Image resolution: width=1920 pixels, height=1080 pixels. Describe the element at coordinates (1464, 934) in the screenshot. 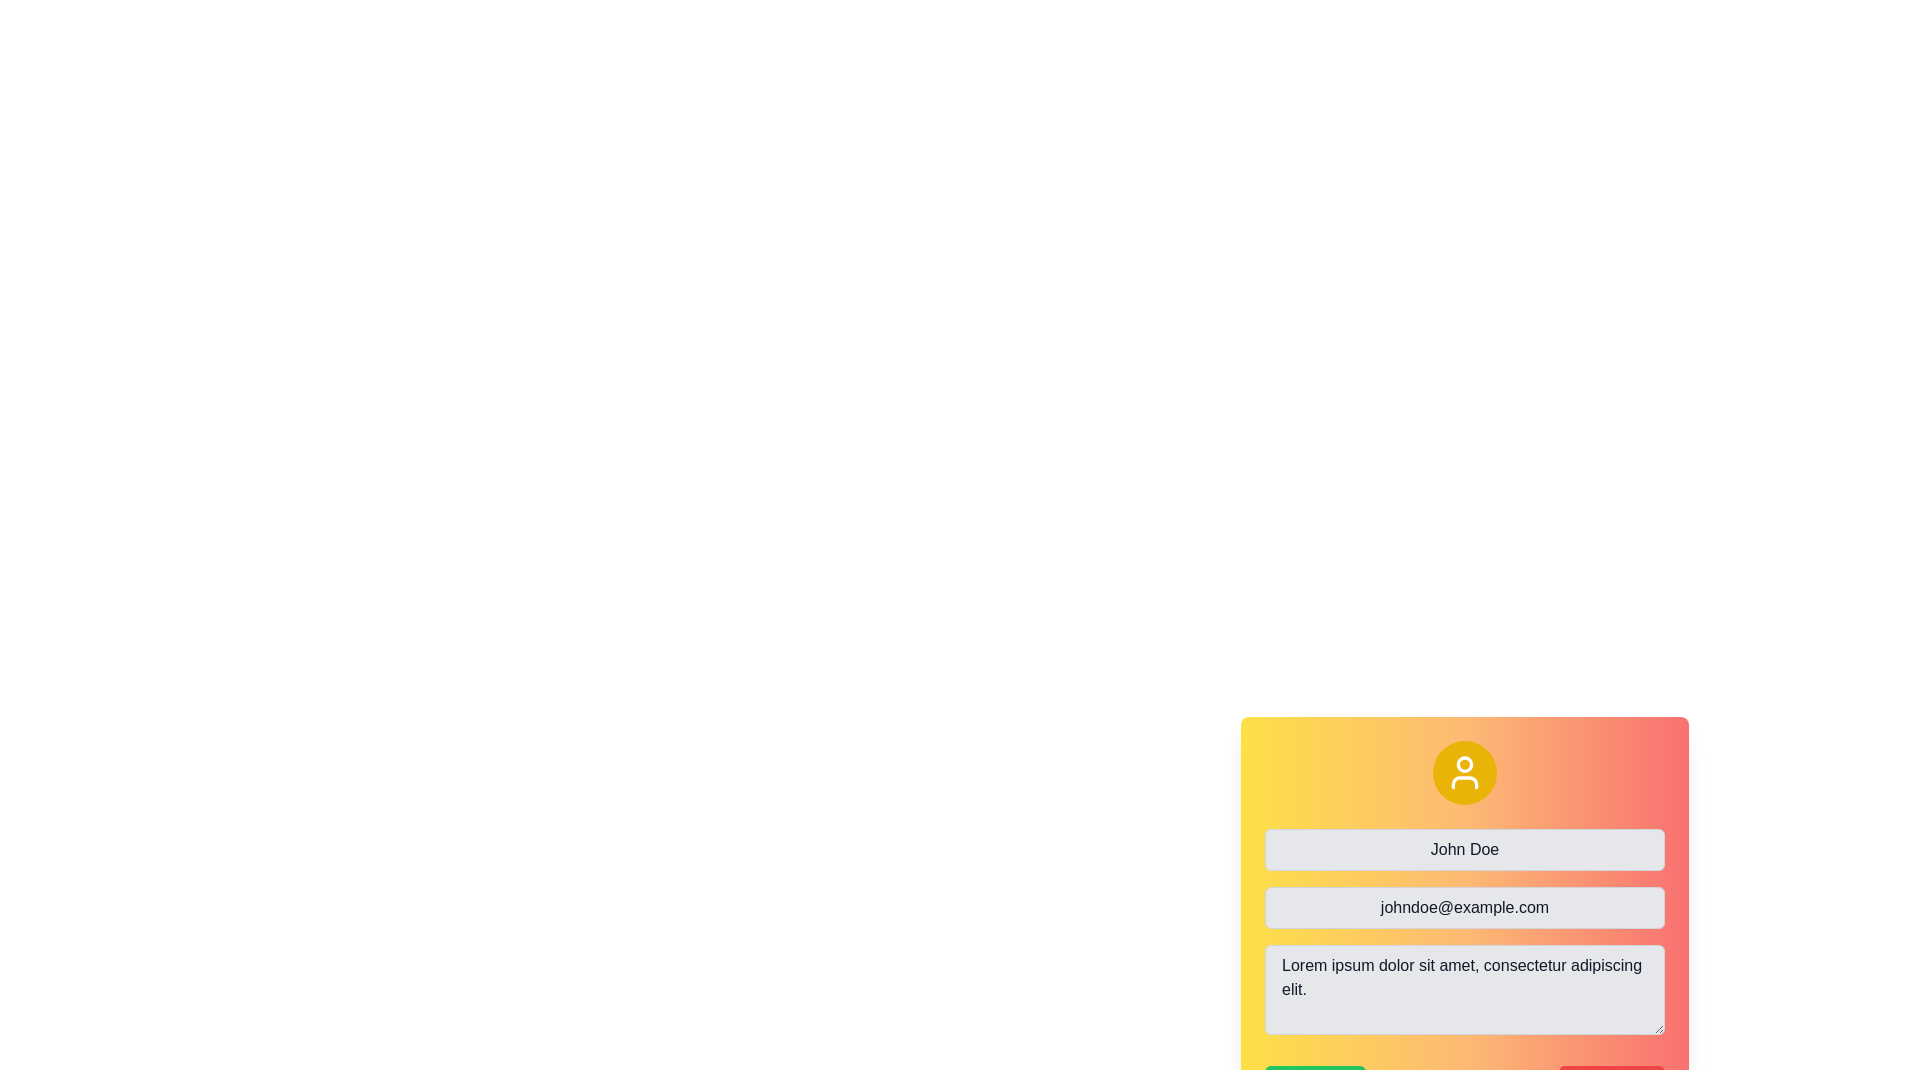

I see `the multi-line text input area with a light gray background and rounded border, located beneath the input fields for 'John Doe' and 'johndoe@example.com'` at that location.